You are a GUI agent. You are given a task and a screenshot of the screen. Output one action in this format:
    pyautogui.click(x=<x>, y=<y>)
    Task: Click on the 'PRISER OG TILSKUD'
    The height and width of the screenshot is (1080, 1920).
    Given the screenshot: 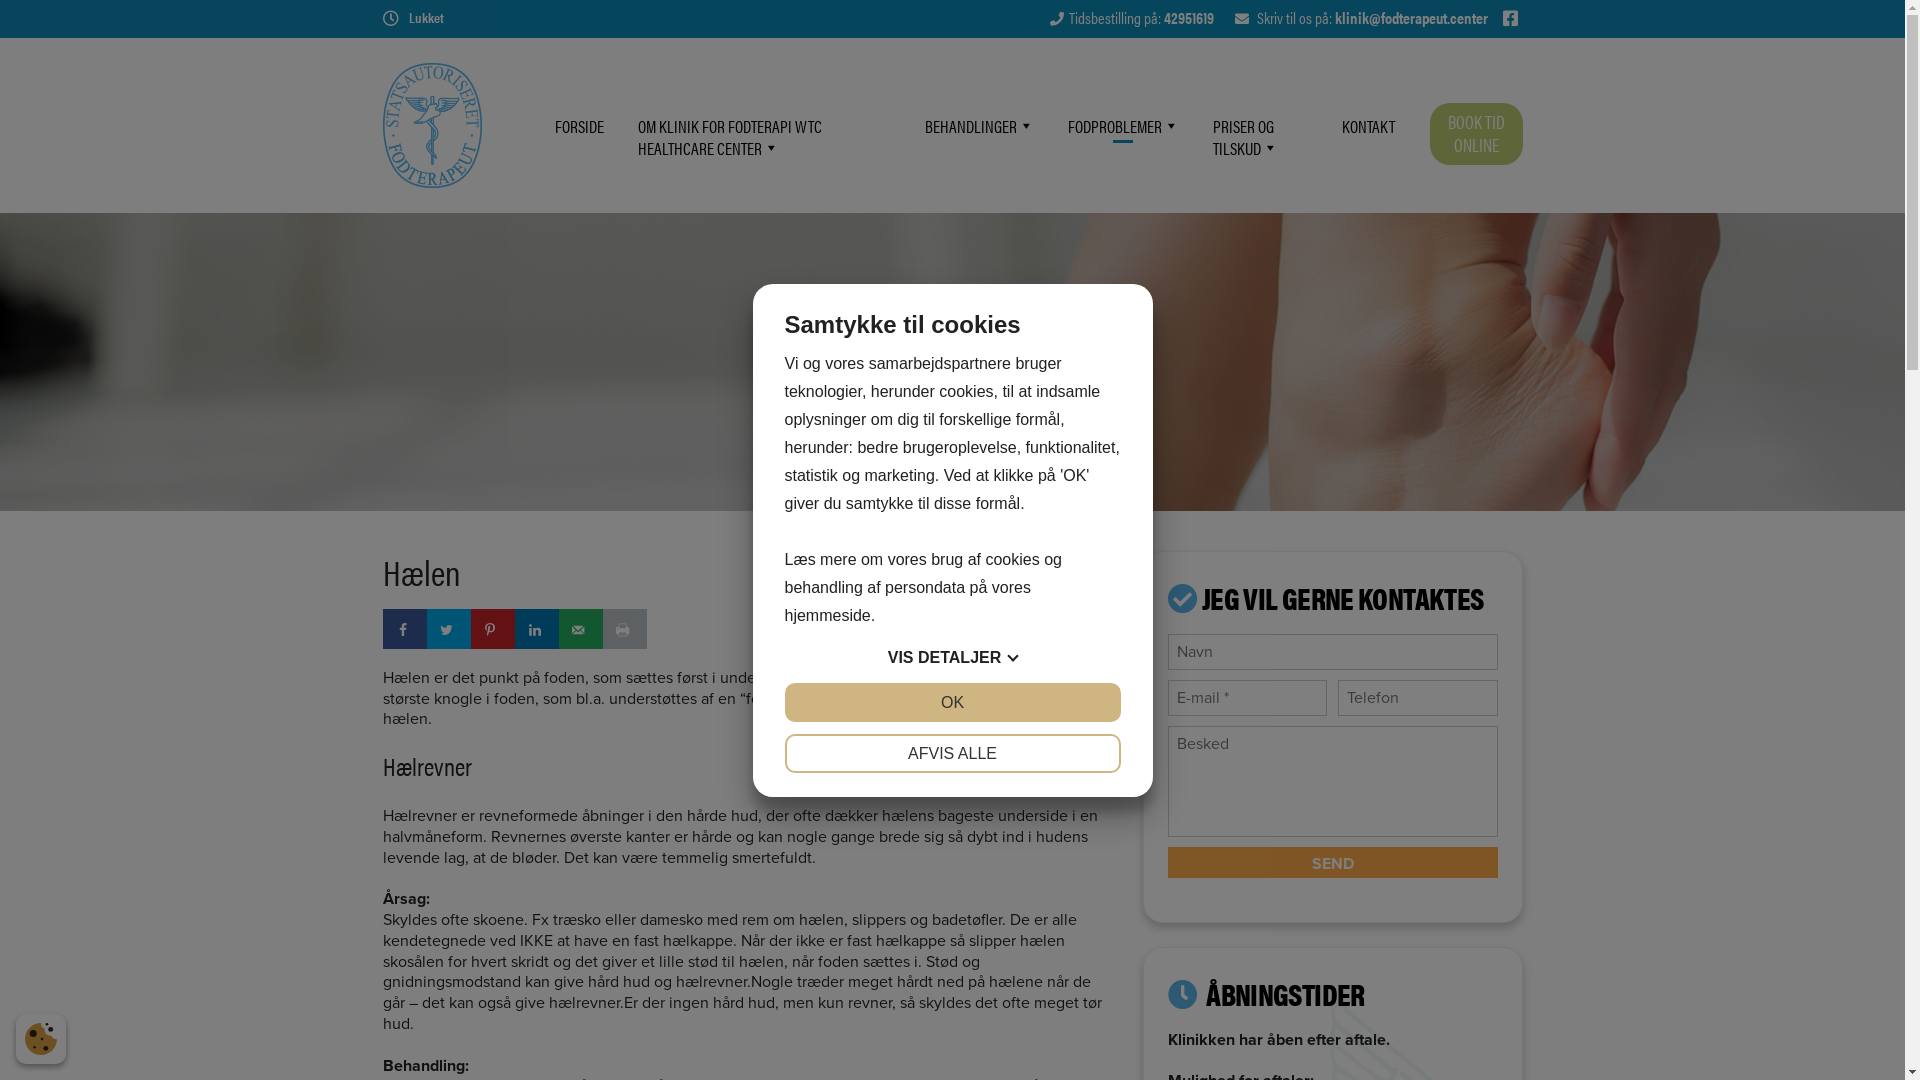 What is the action you would take?
    pyautogui.click(x=1259, y=136)
    